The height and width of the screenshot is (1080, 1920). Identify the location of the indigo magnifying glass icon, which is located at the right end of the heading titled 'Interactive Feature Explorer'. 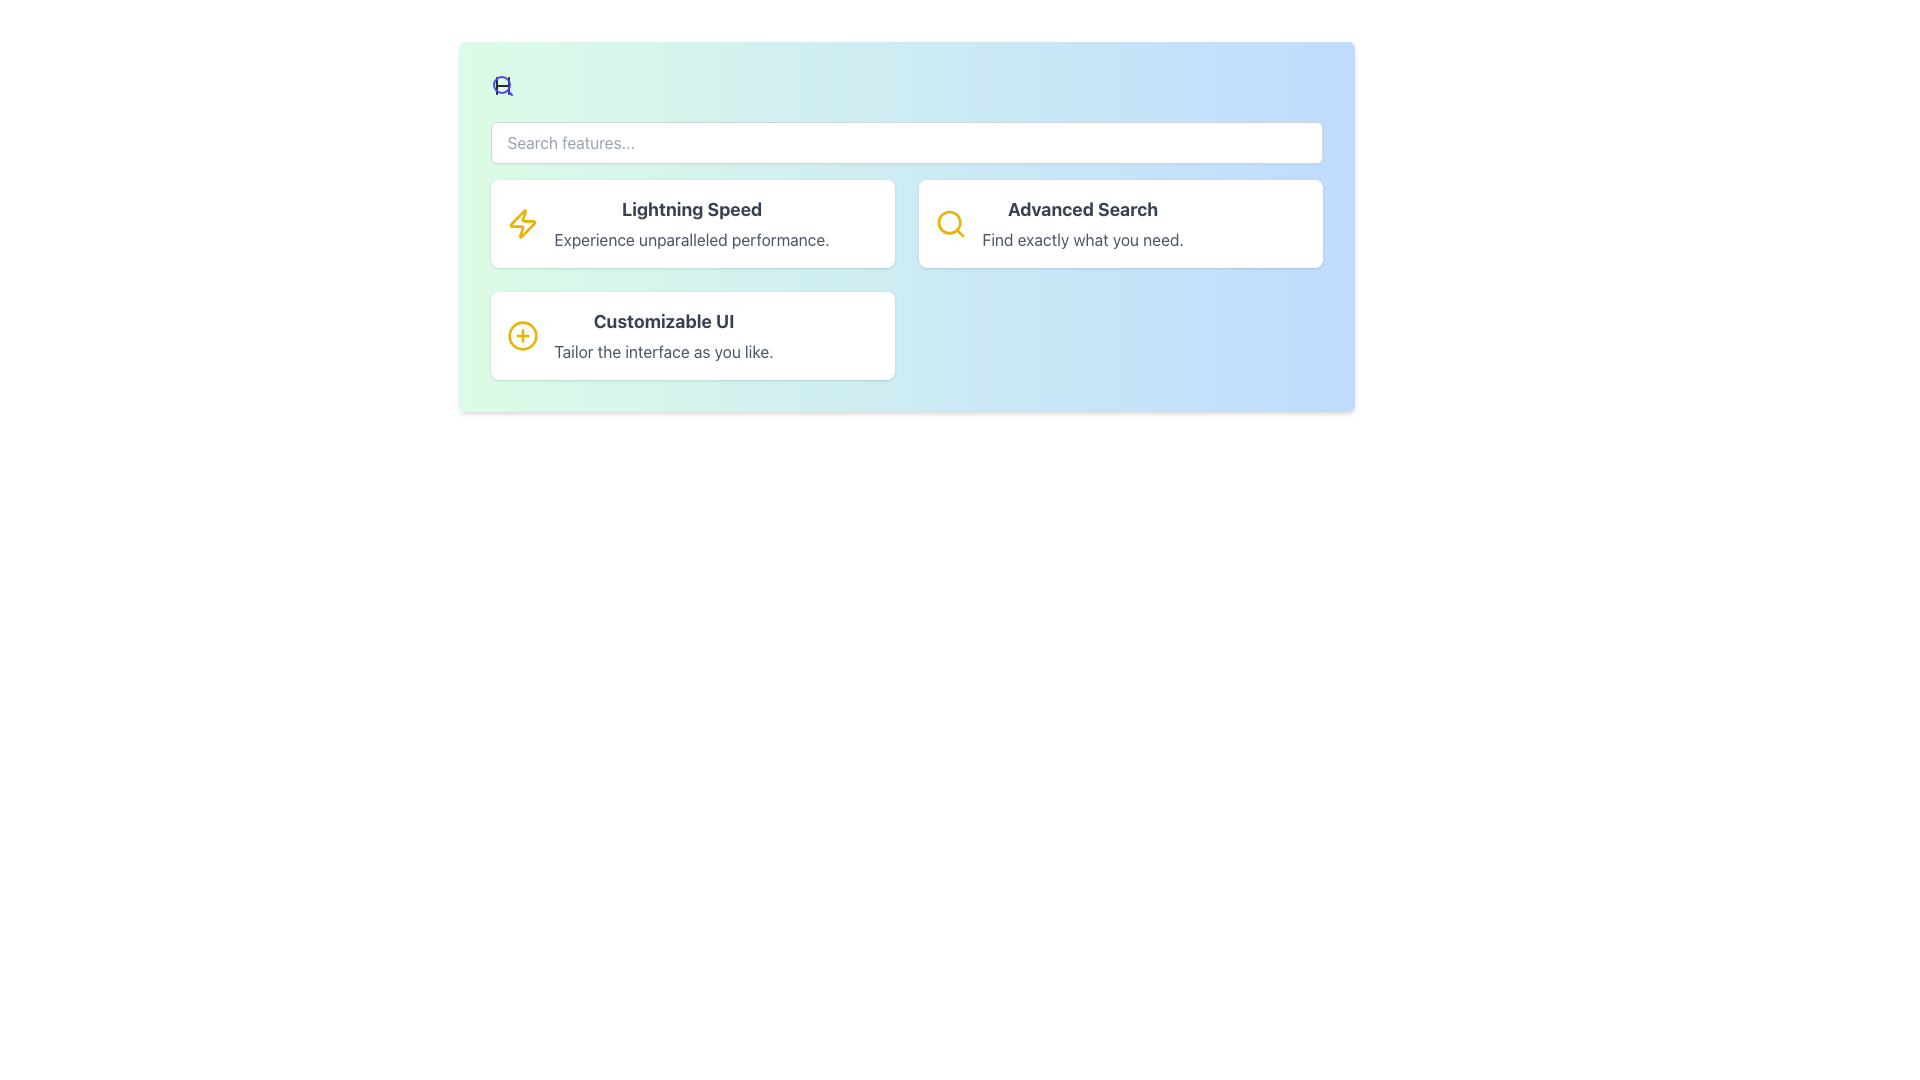
(502, 84).